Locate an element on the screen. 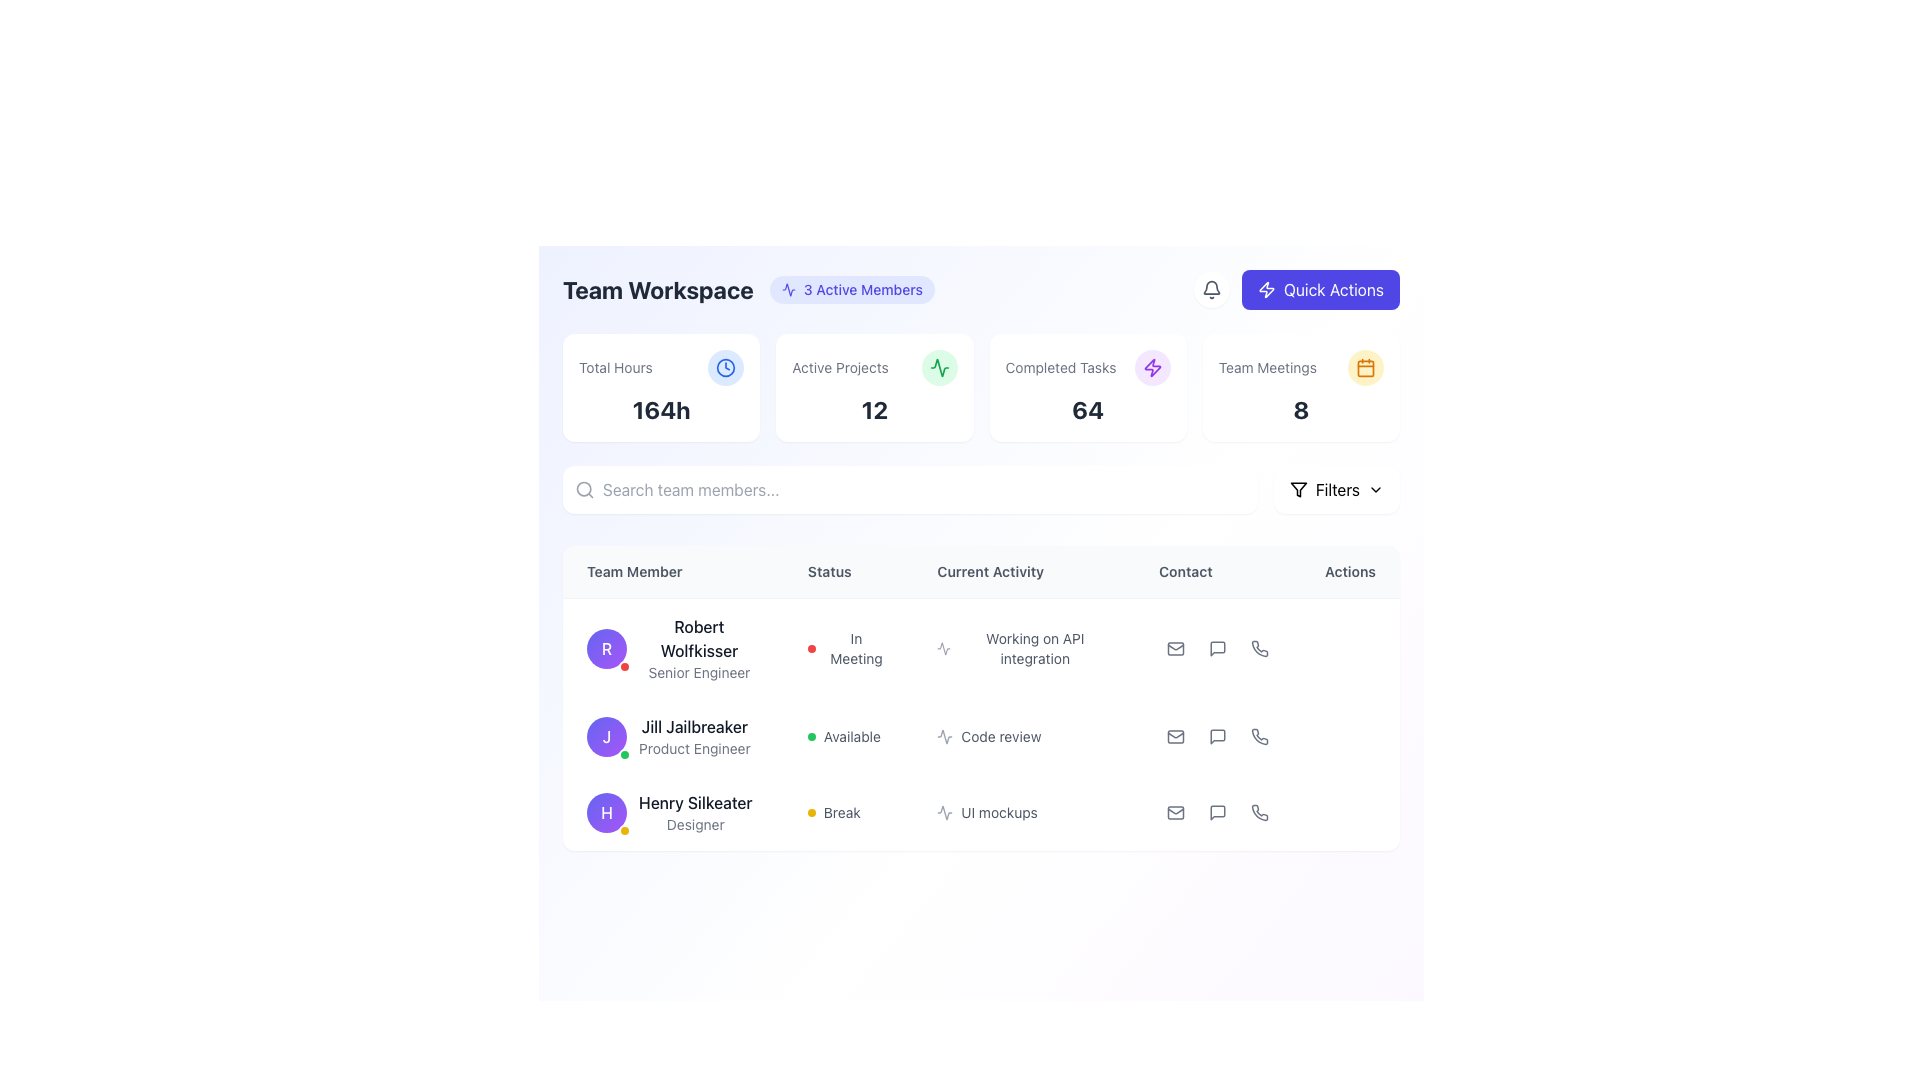  the notification icon button located at the top-right section of the user interface is located at coordinates (1210, 289).